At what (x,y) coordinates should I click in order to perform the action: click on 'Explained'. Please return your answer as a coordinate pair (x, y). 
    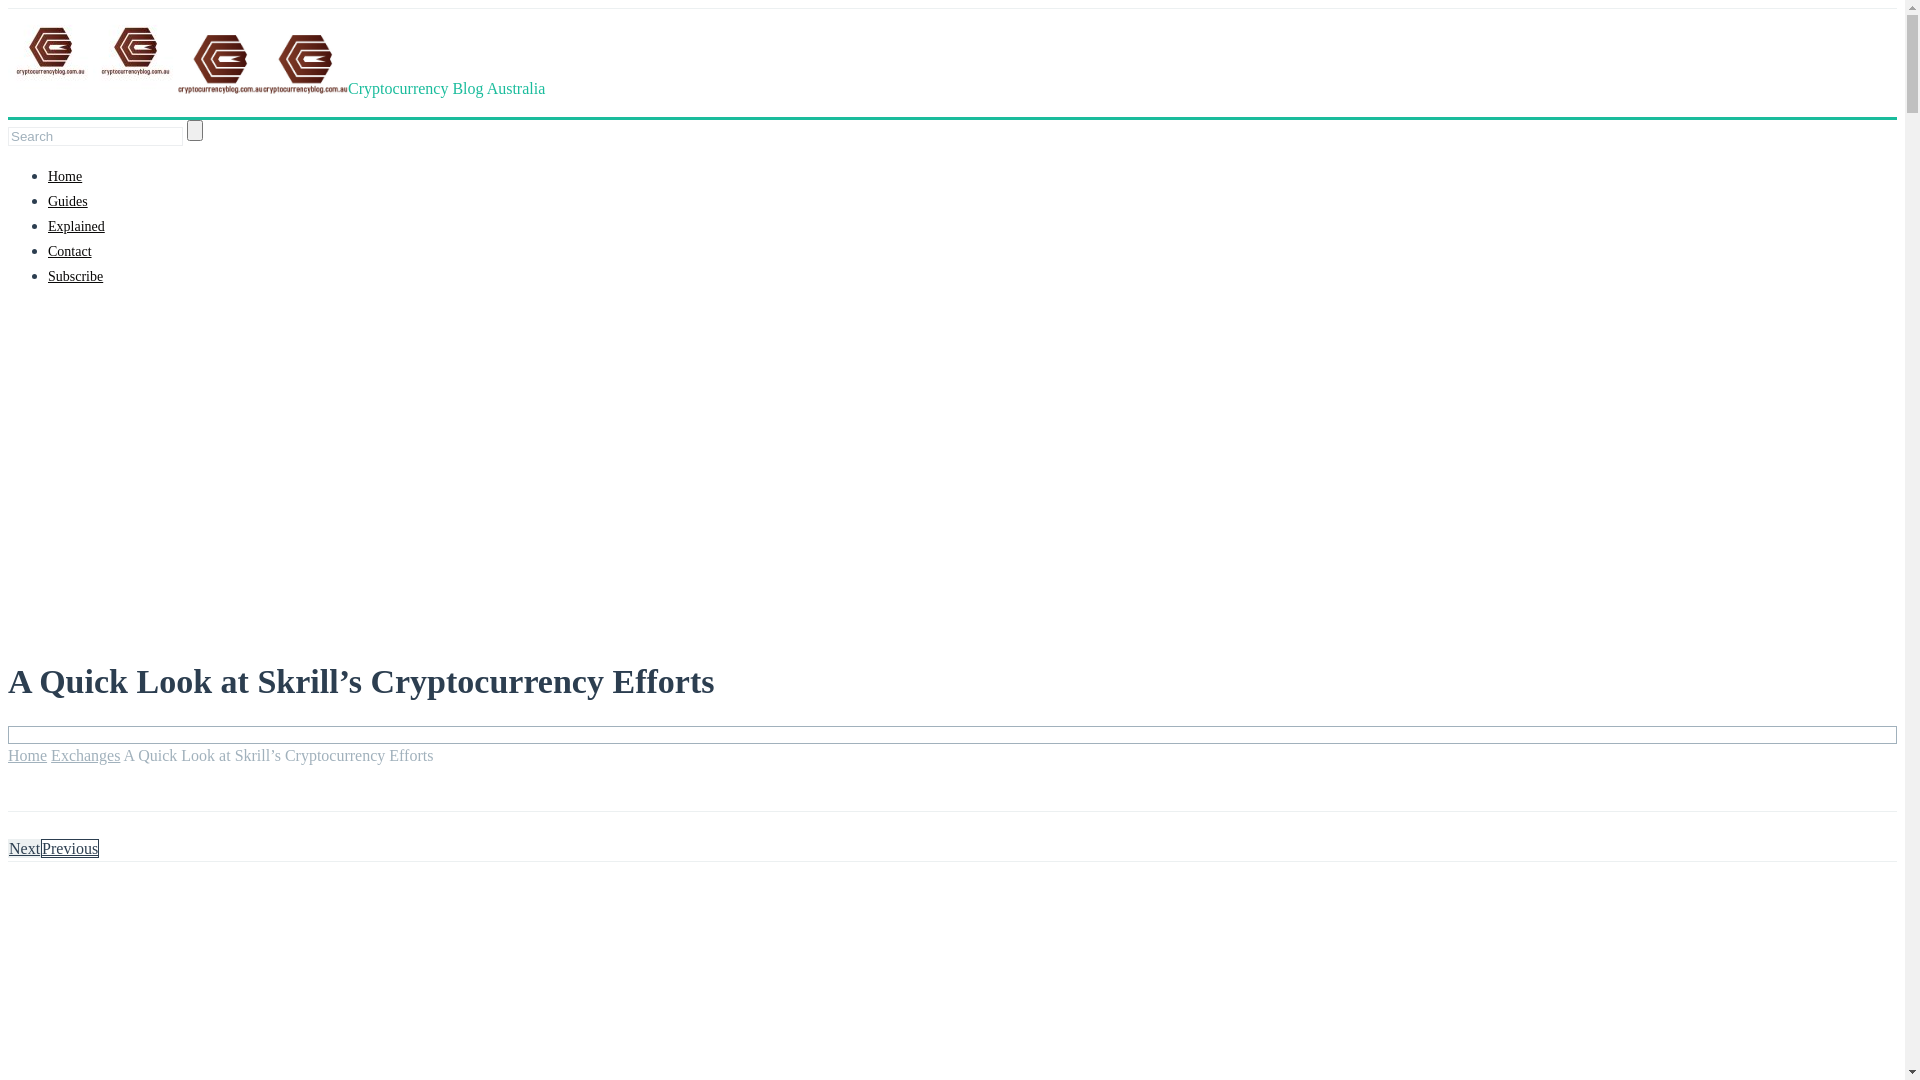
    Looking at the image, I should click on (76, 225).